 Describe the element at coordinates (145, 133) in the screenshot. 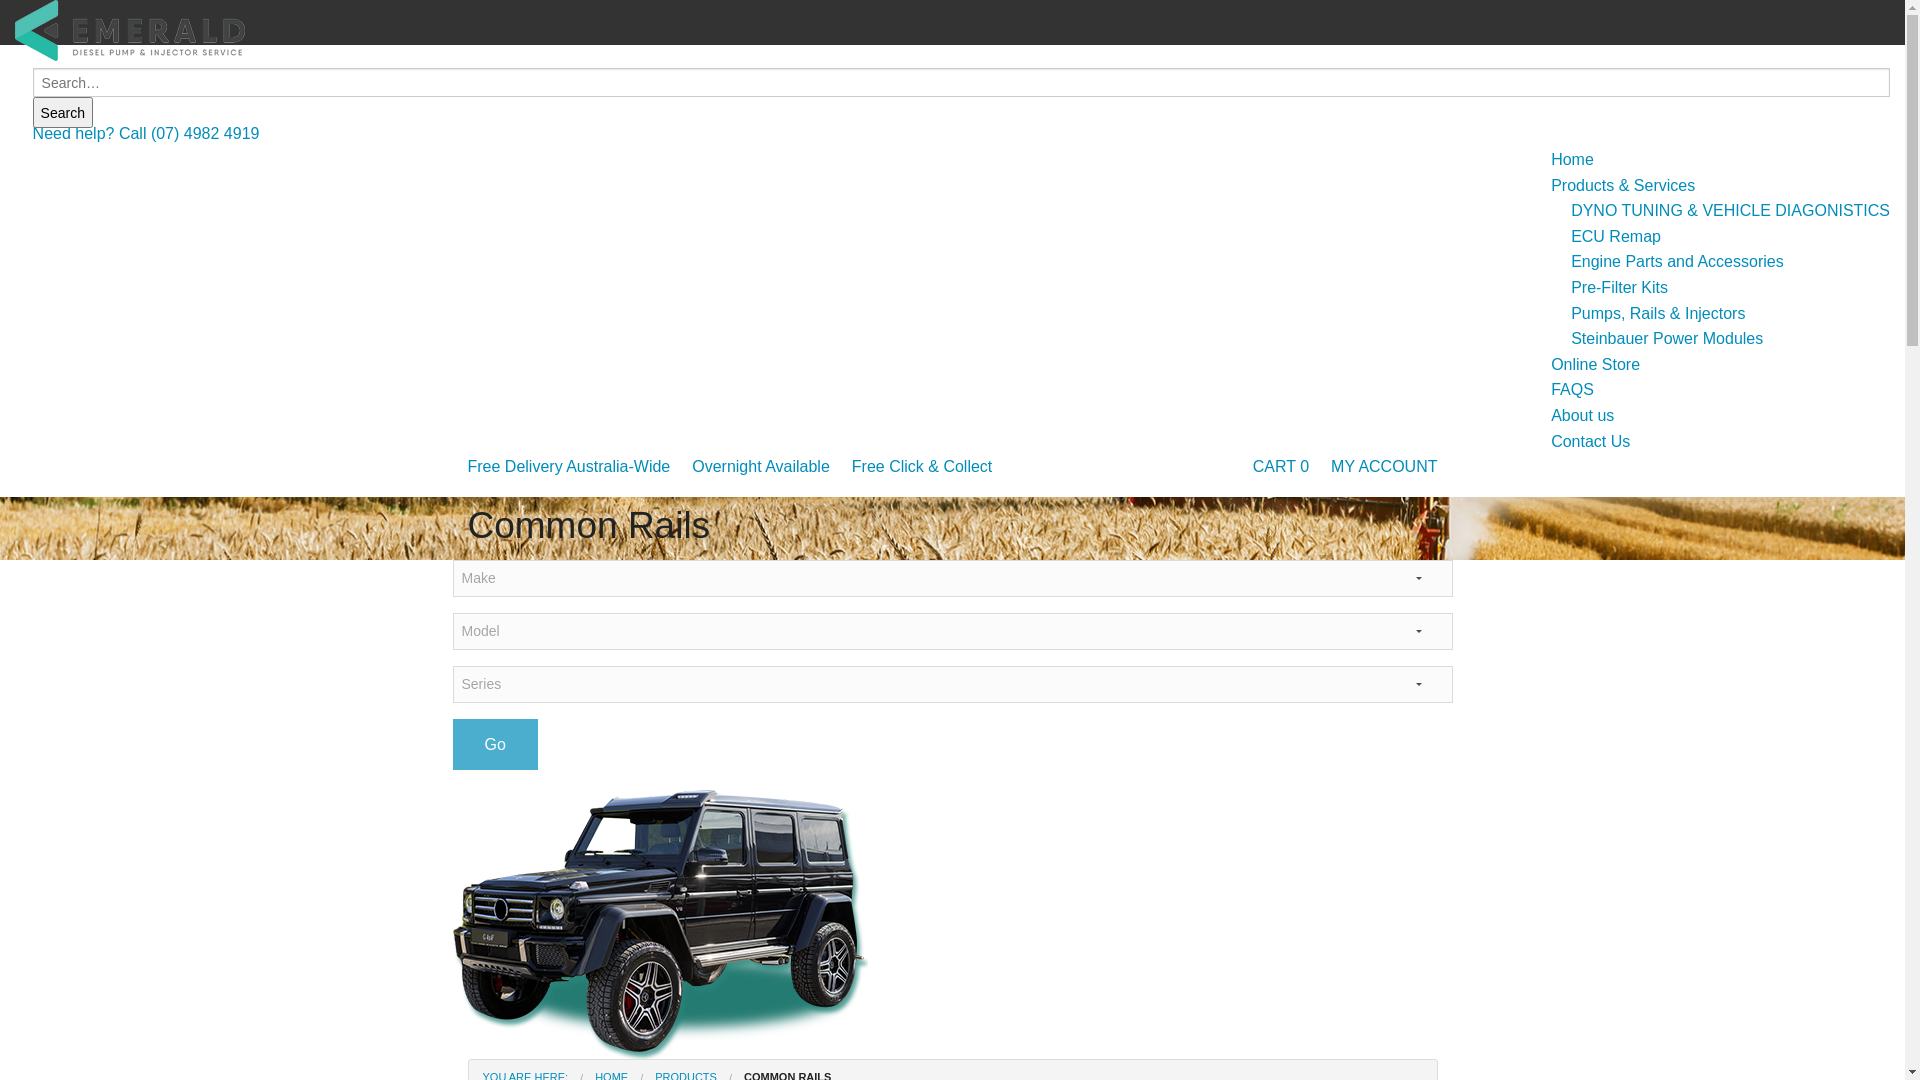

I see `'Need help? Call (07) 4982 4919'` at that location.